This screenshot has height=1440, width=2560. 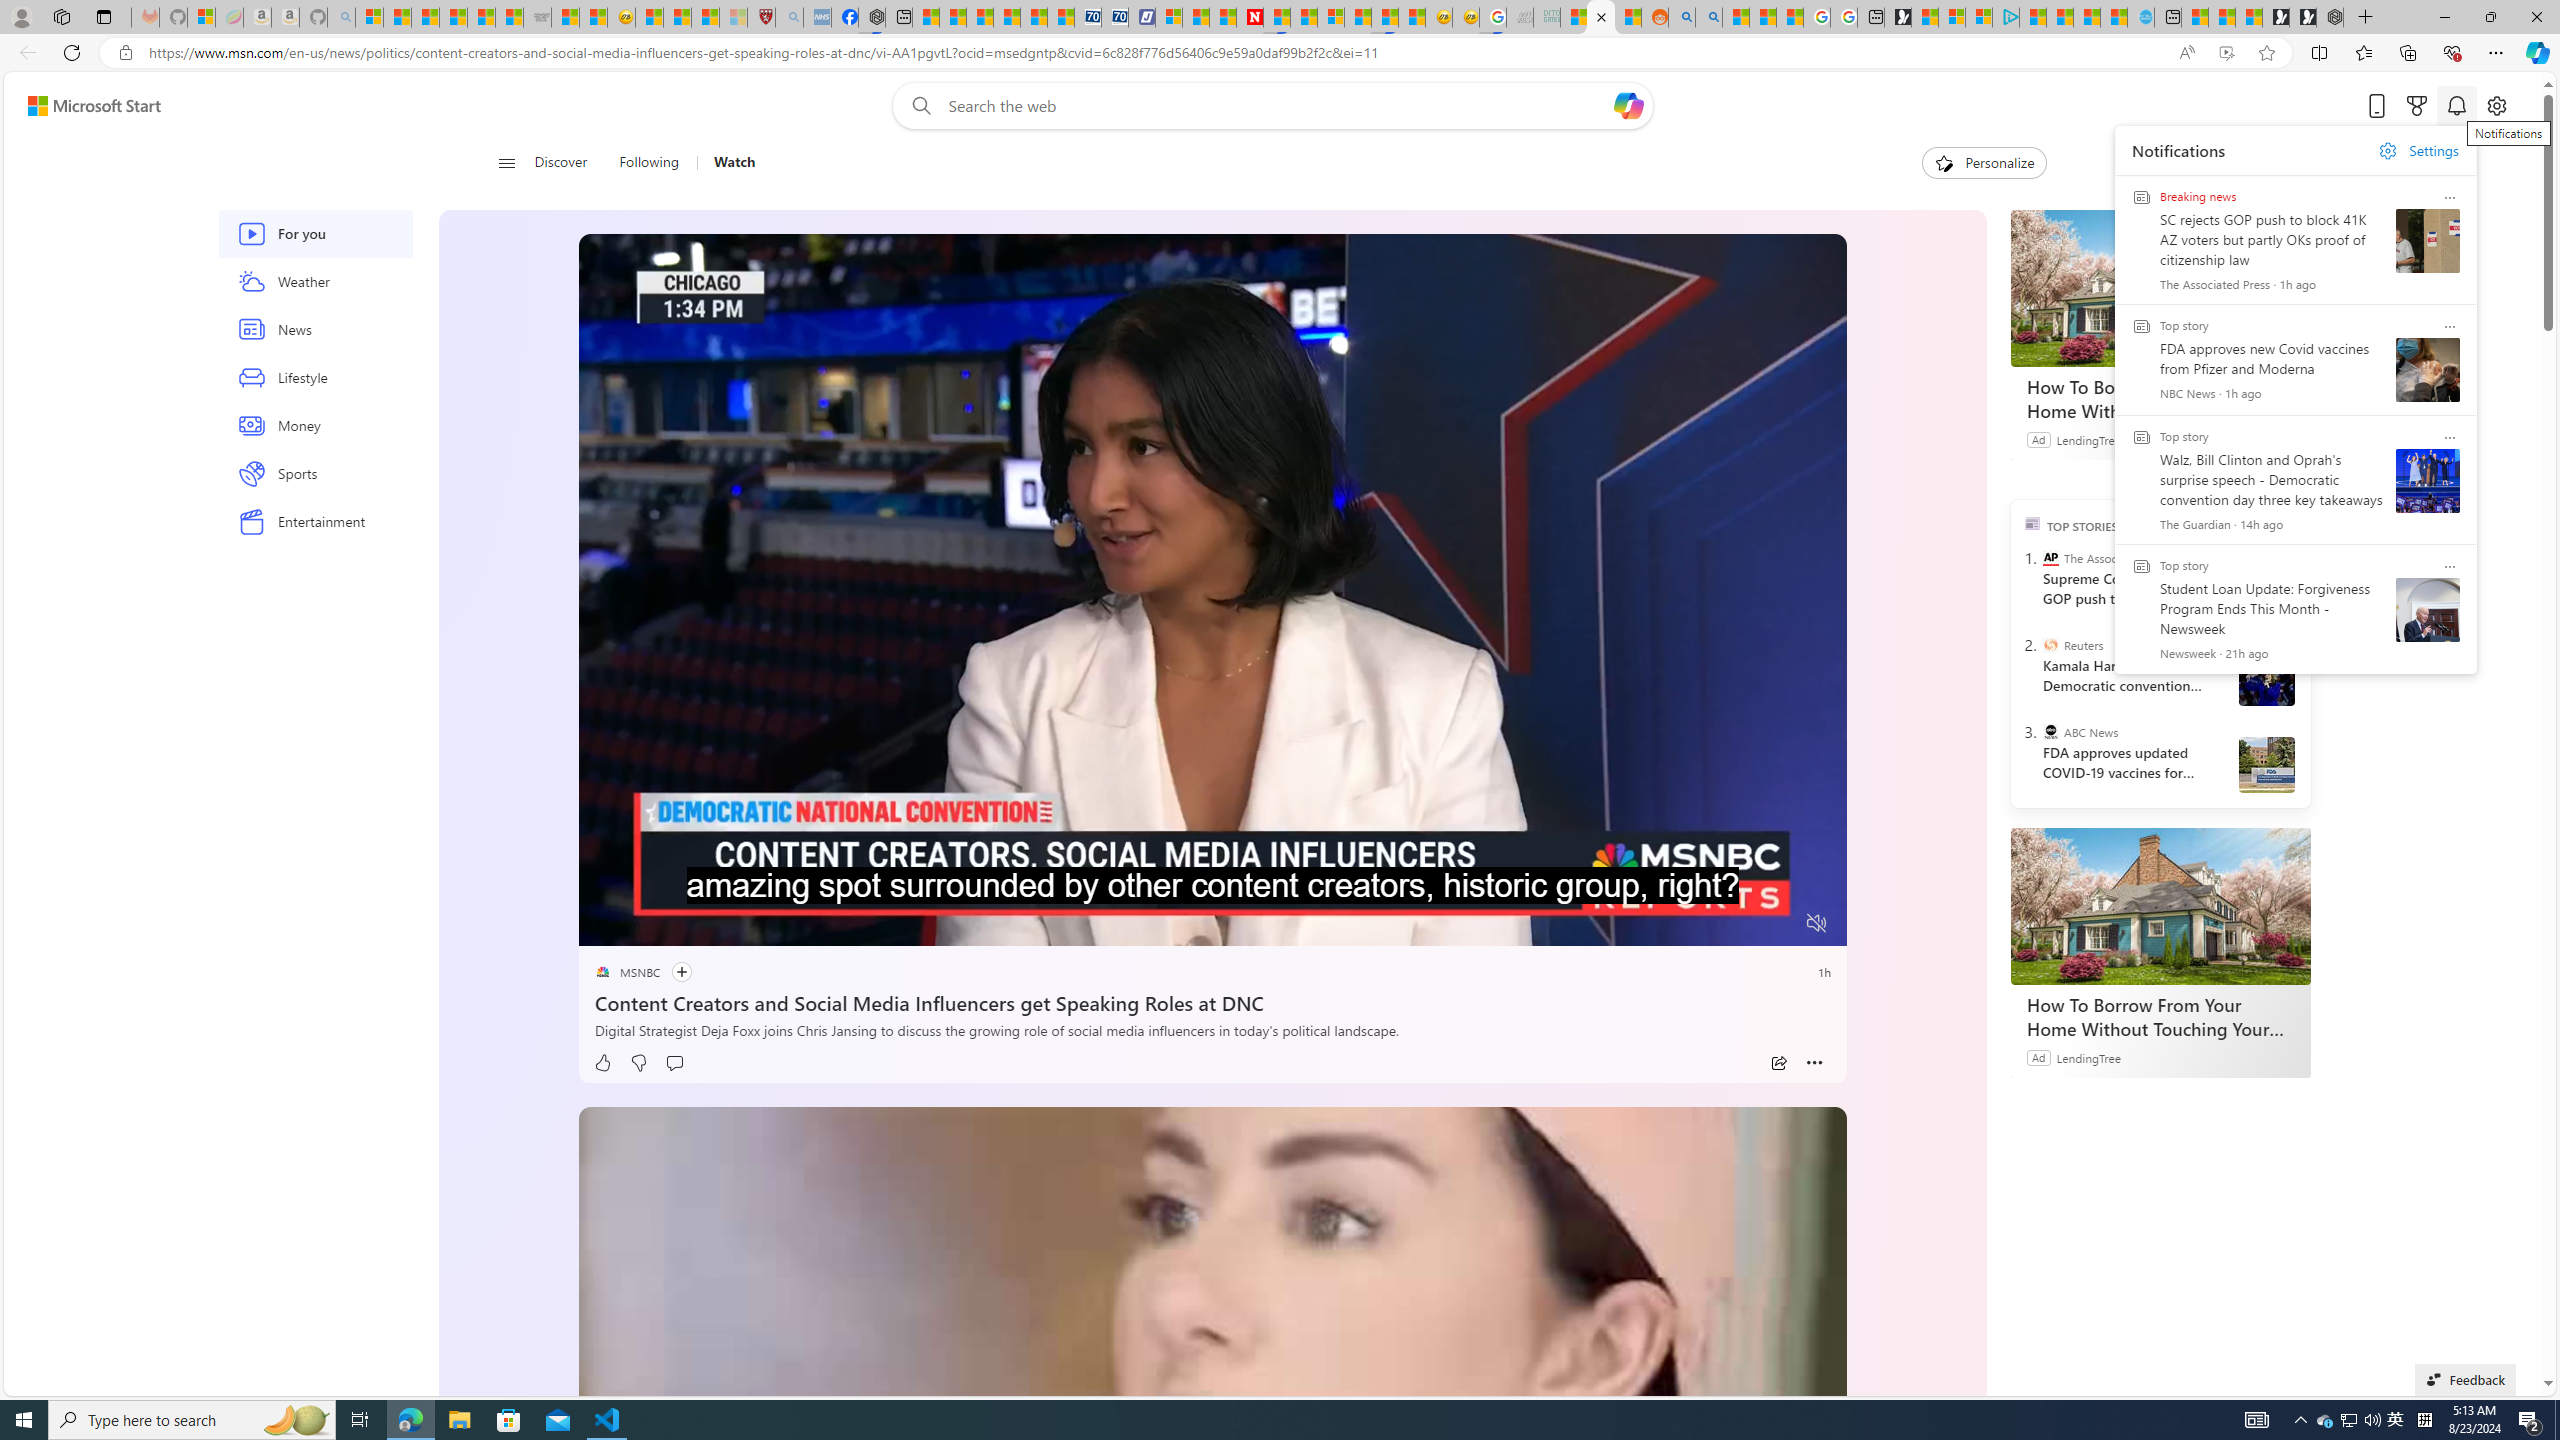 What do you see at coordinates (1737, 923) in the screenshot?
I see `'Captions'` at bounding box center [1737, 923].